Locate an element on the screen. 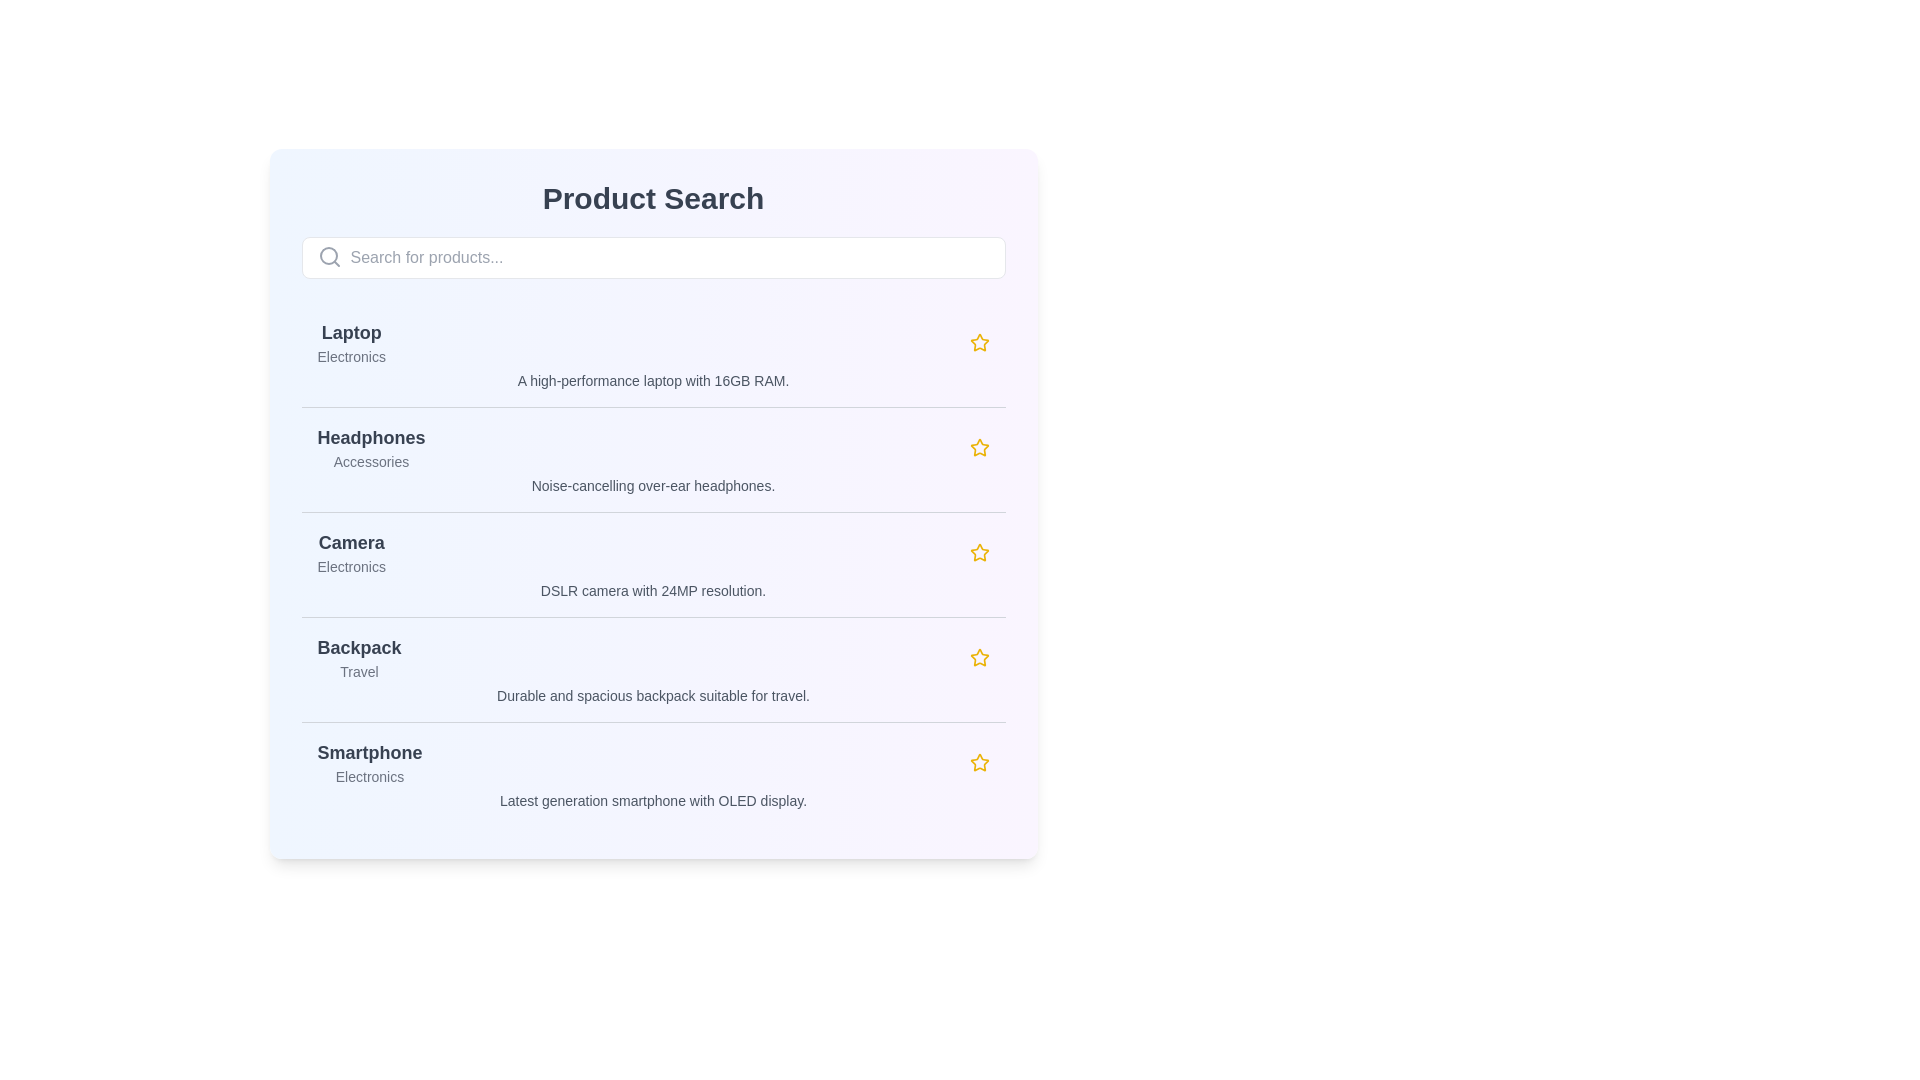 The width and height of the screenshot is (1920, 1080). the Text Label that provides contextual information for the 'Laptop' item, located beneath the main text 'Laptop' and aligned to the left is located at coordinates (351, 356).